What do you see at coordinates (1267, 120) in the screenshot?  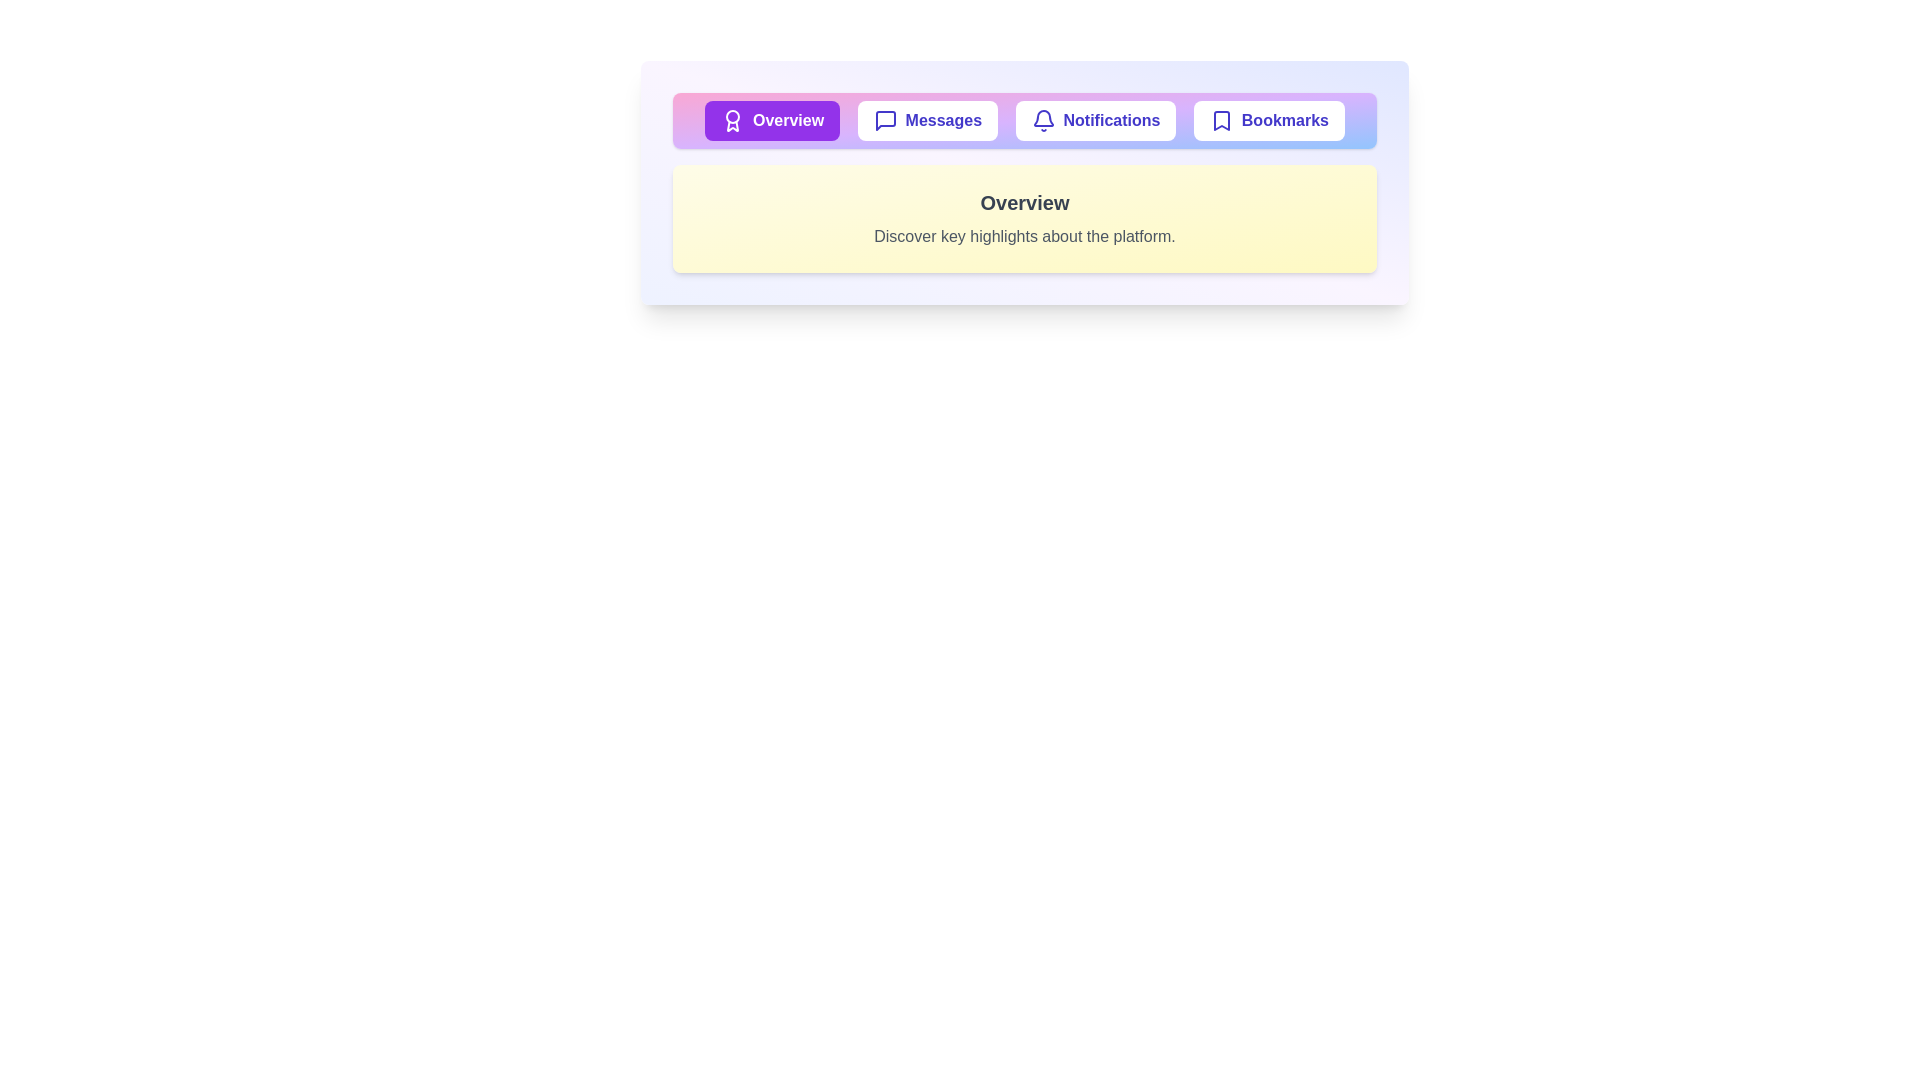 I see `the tab labeled Bookmarks` at bounding box center [1267, 120].